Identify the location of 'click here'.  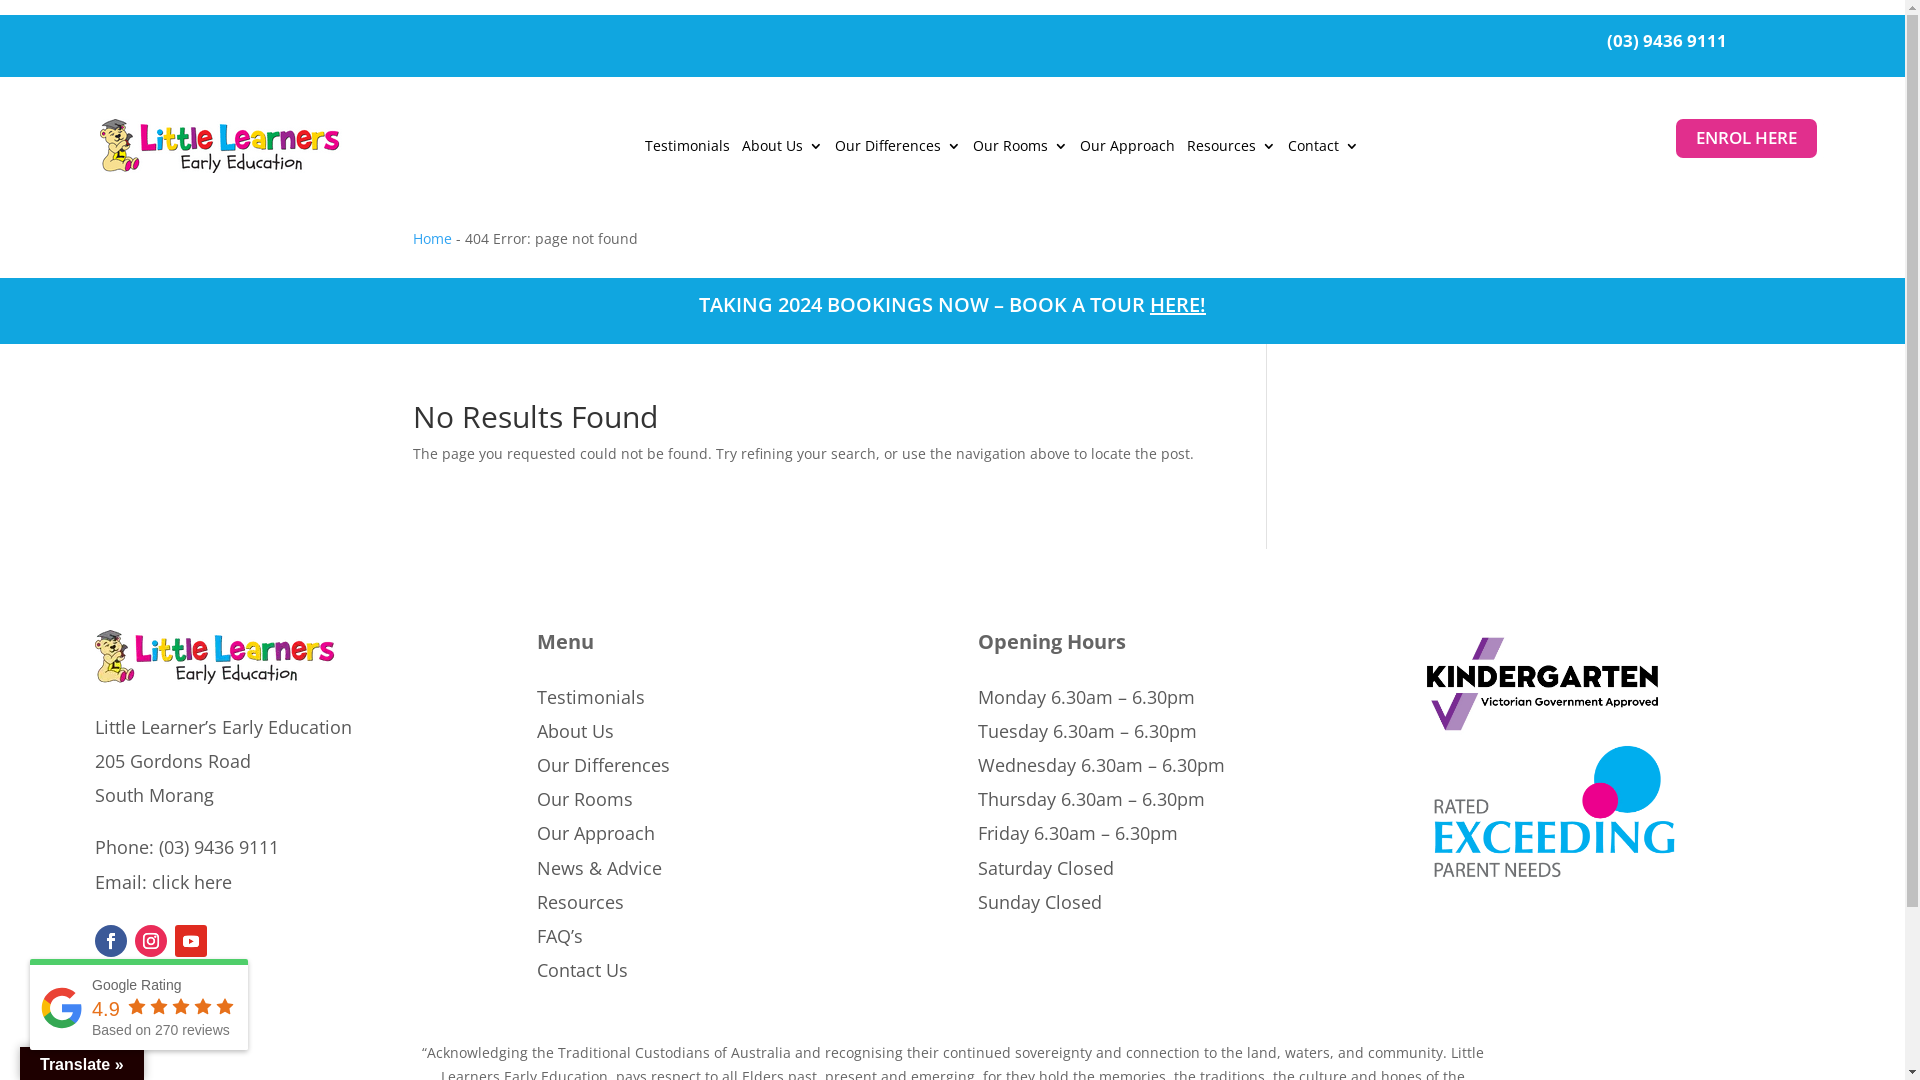
(151, 881).